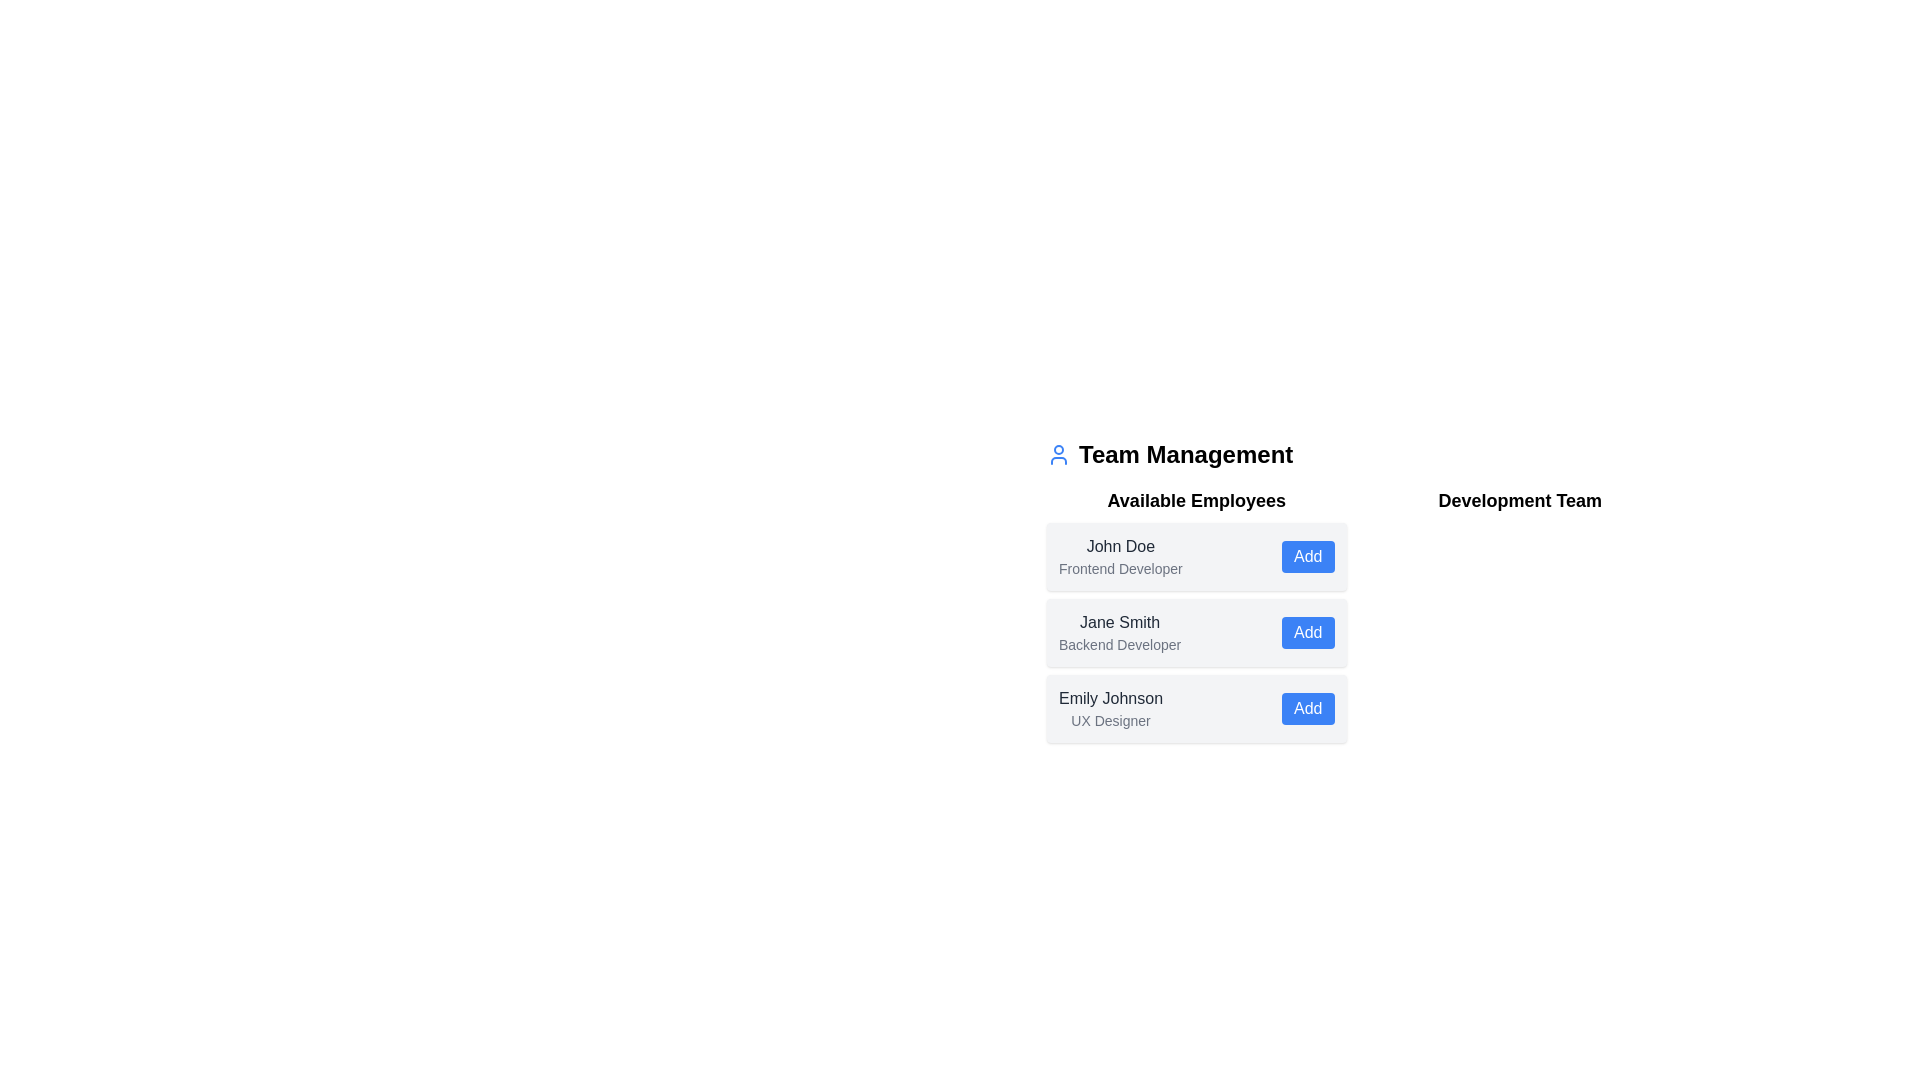 The width and height of the screenshot is (1920, 1080). Describe the element at coordinates (1110, 697) in the screenshot. I see `text label displaying 'Emily Johnson' located in the 'Available Employees' section, which is the first line of the third list item` at that location.